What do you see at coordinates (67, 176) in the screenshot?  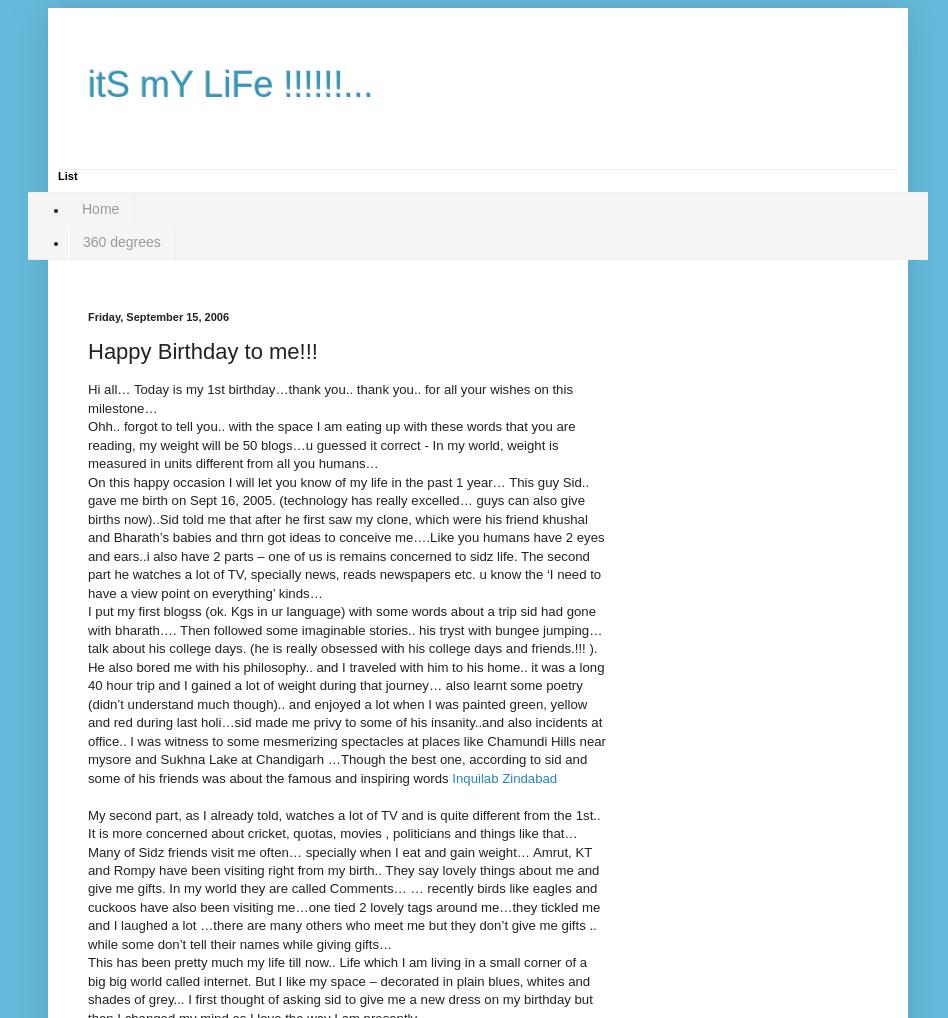 I see `'List'` at bounding box center [67, 176].